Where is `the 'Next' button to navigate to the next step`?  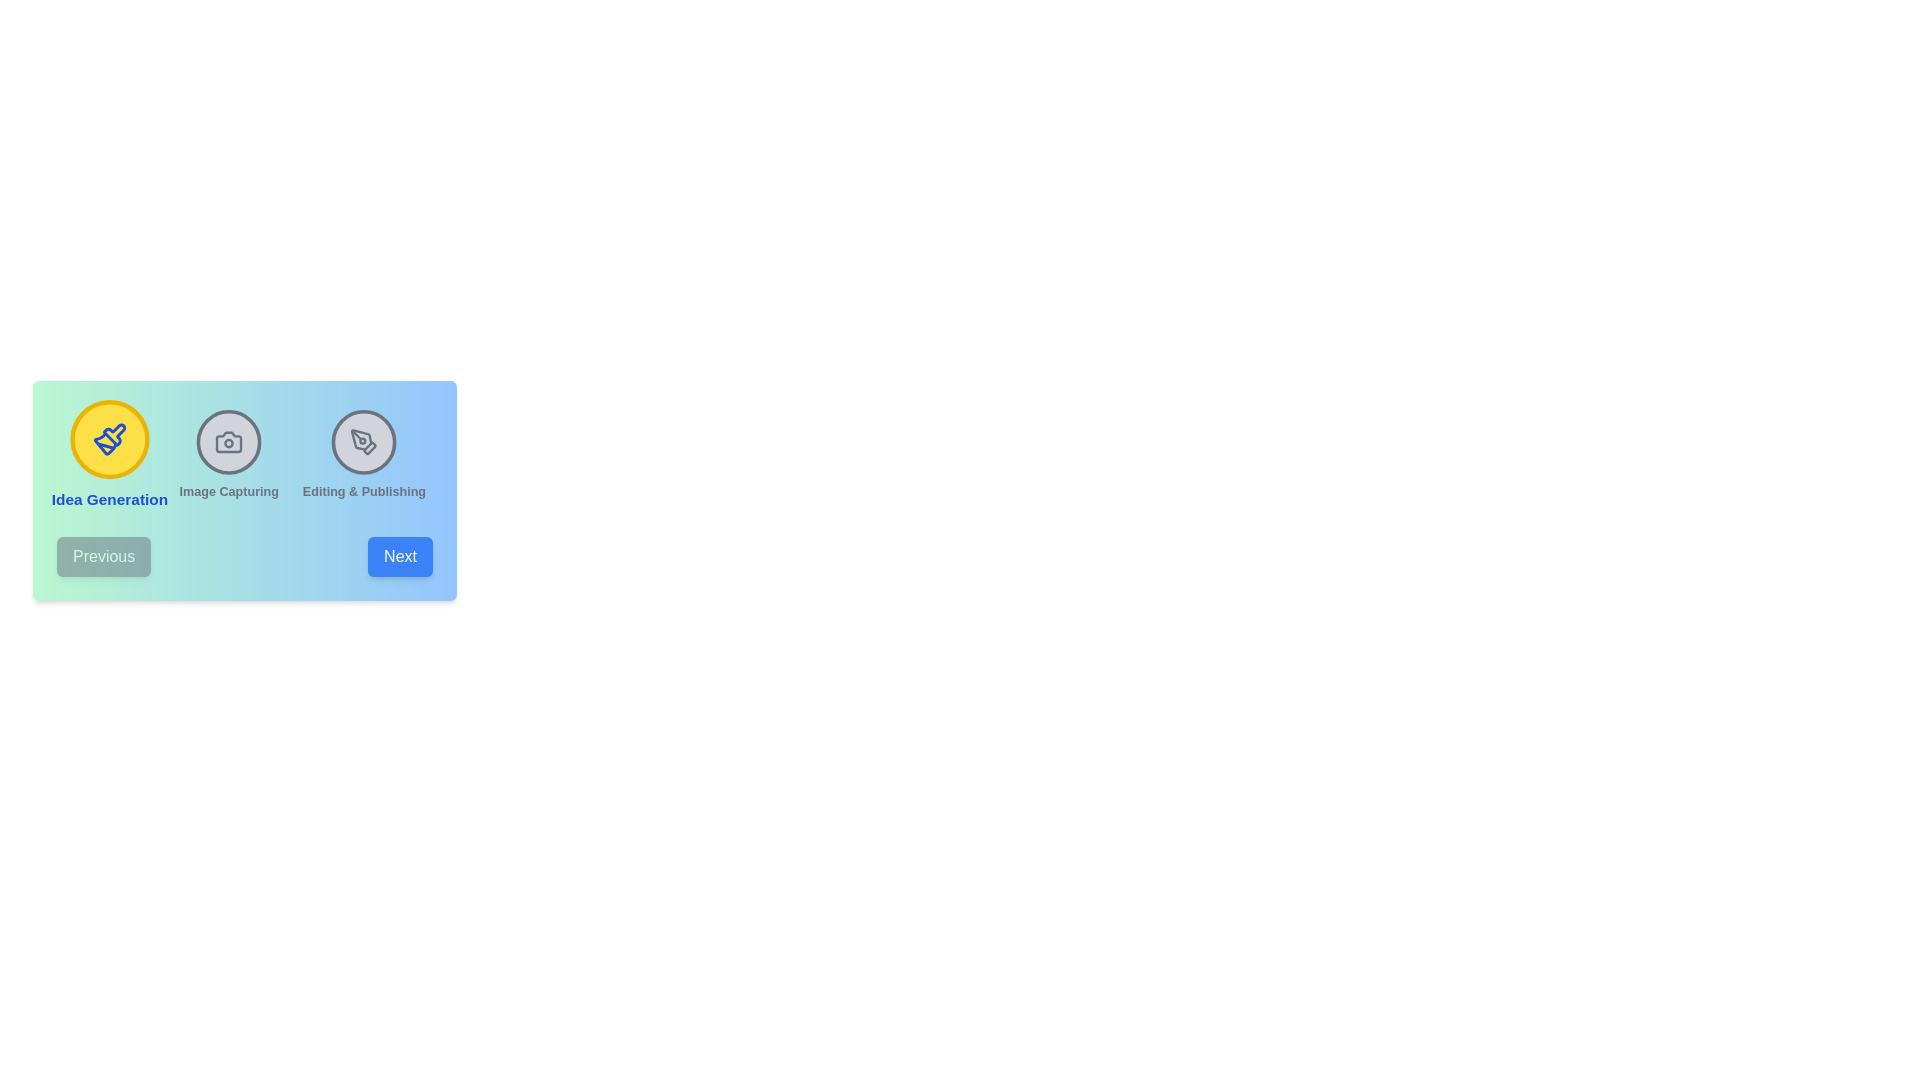
the 'Next' button to navigate to the next step is located at coordinates (400, 556).